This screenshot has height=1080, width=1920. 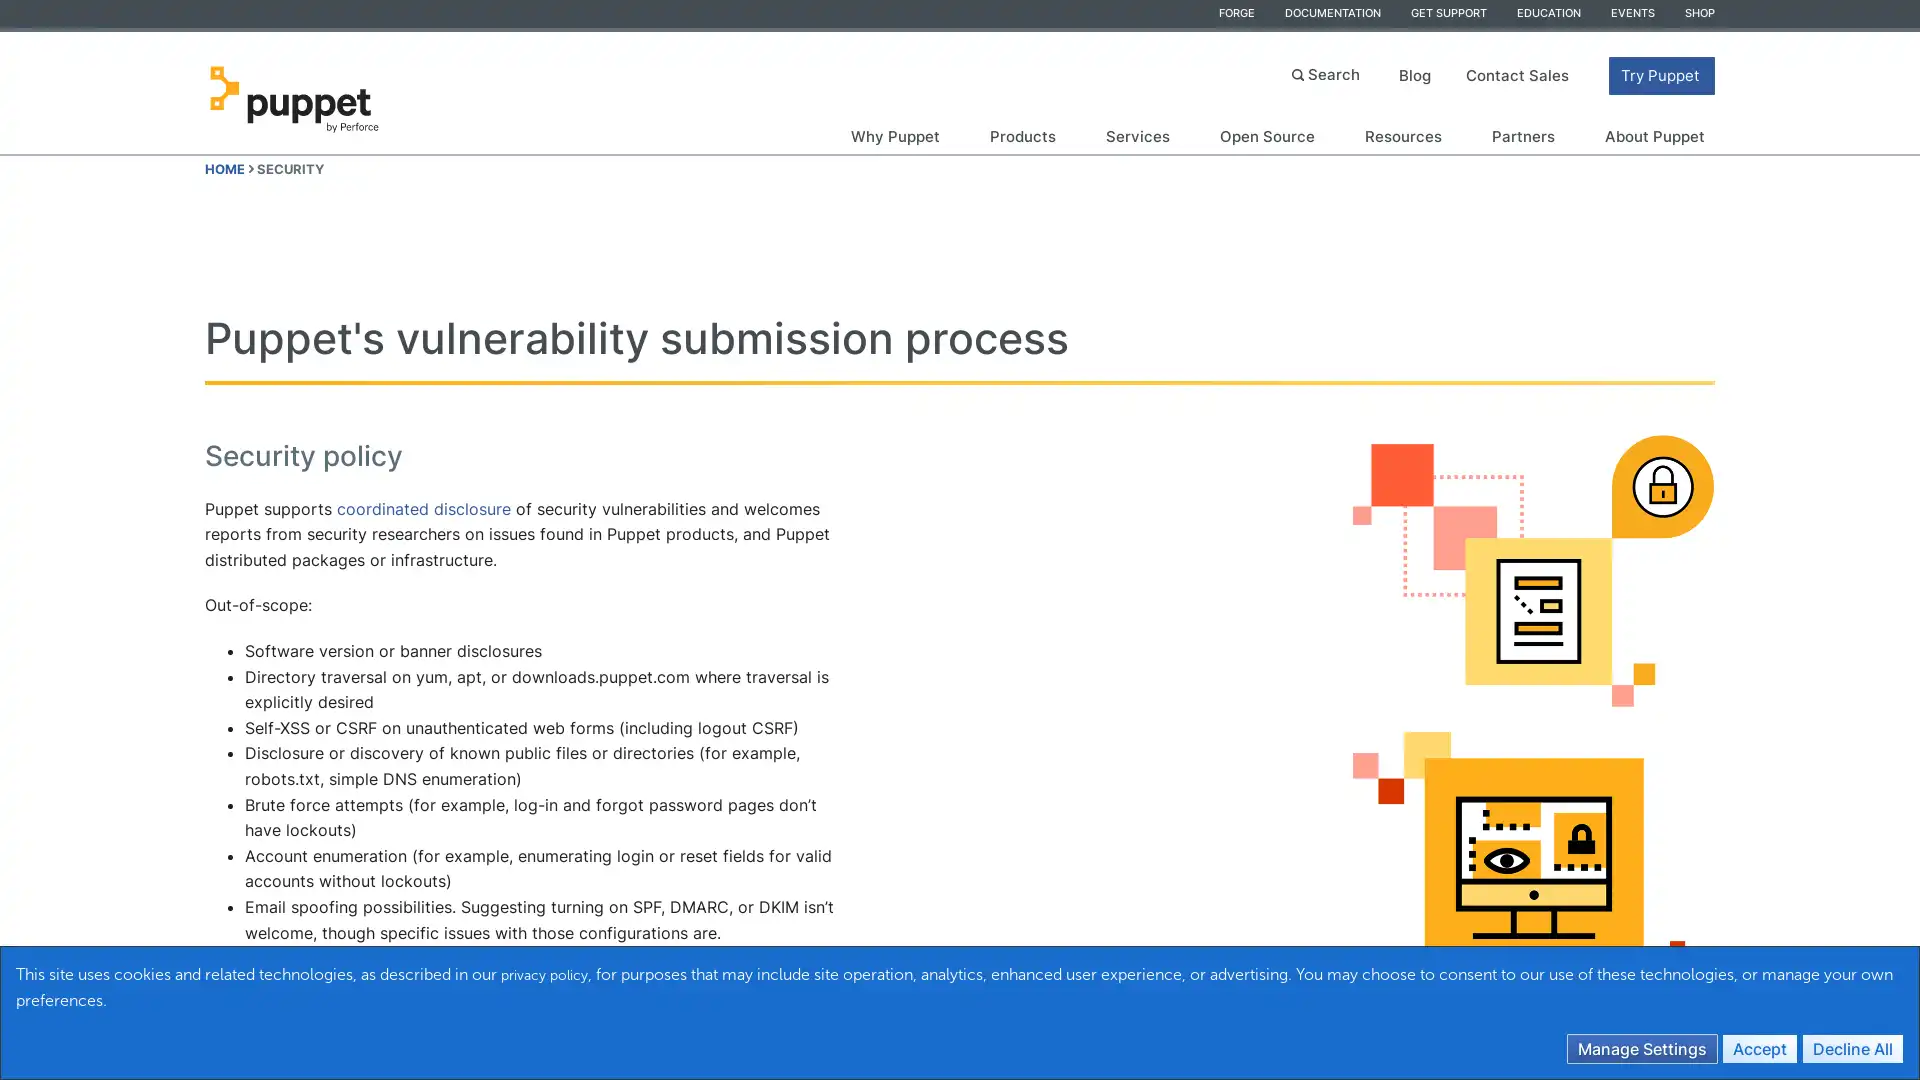 I want to click on Accept, so click(x=1760, y=1047).